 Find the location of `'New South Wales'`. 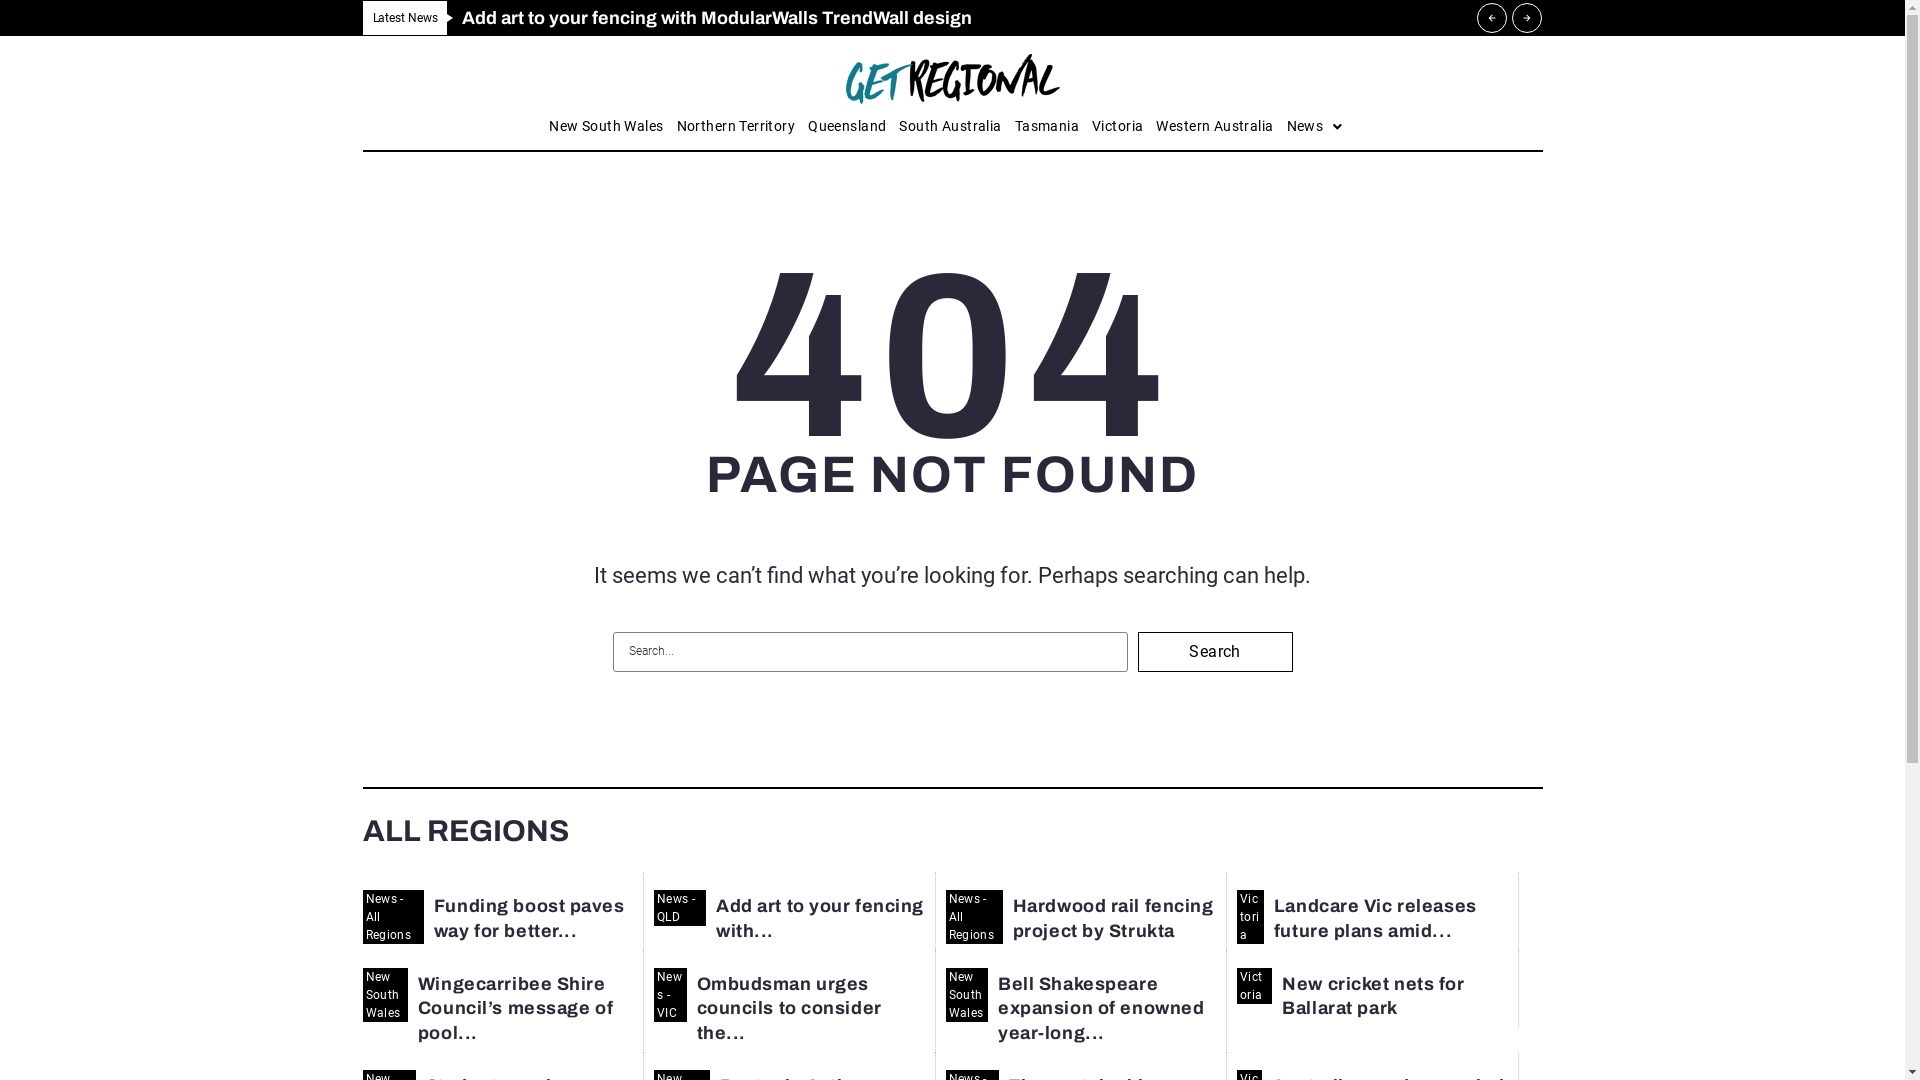

'New South Wales' is located at coordinates (384, 995).